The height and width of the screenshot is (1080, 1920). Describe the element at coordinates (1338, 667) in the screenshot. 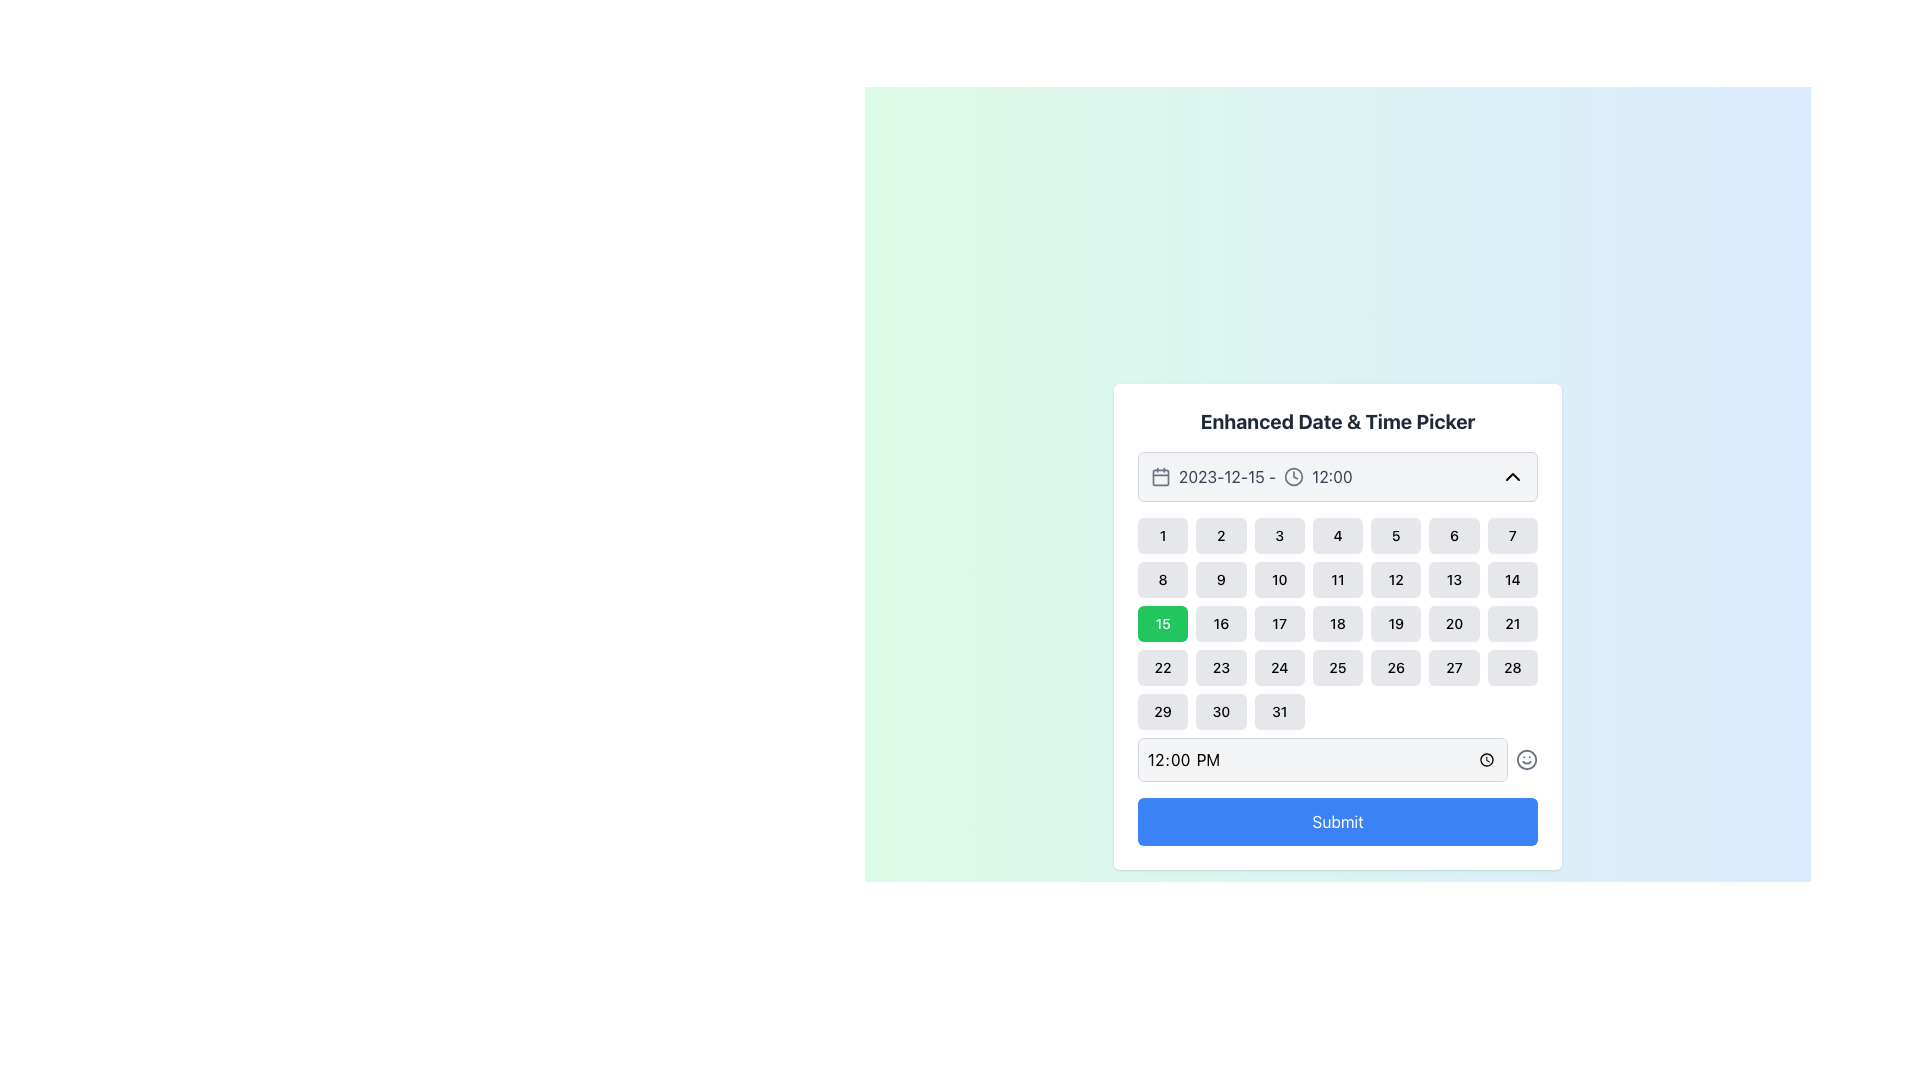

I see `the rounded rectangular button labeled '25' with a light gray background` at that location.